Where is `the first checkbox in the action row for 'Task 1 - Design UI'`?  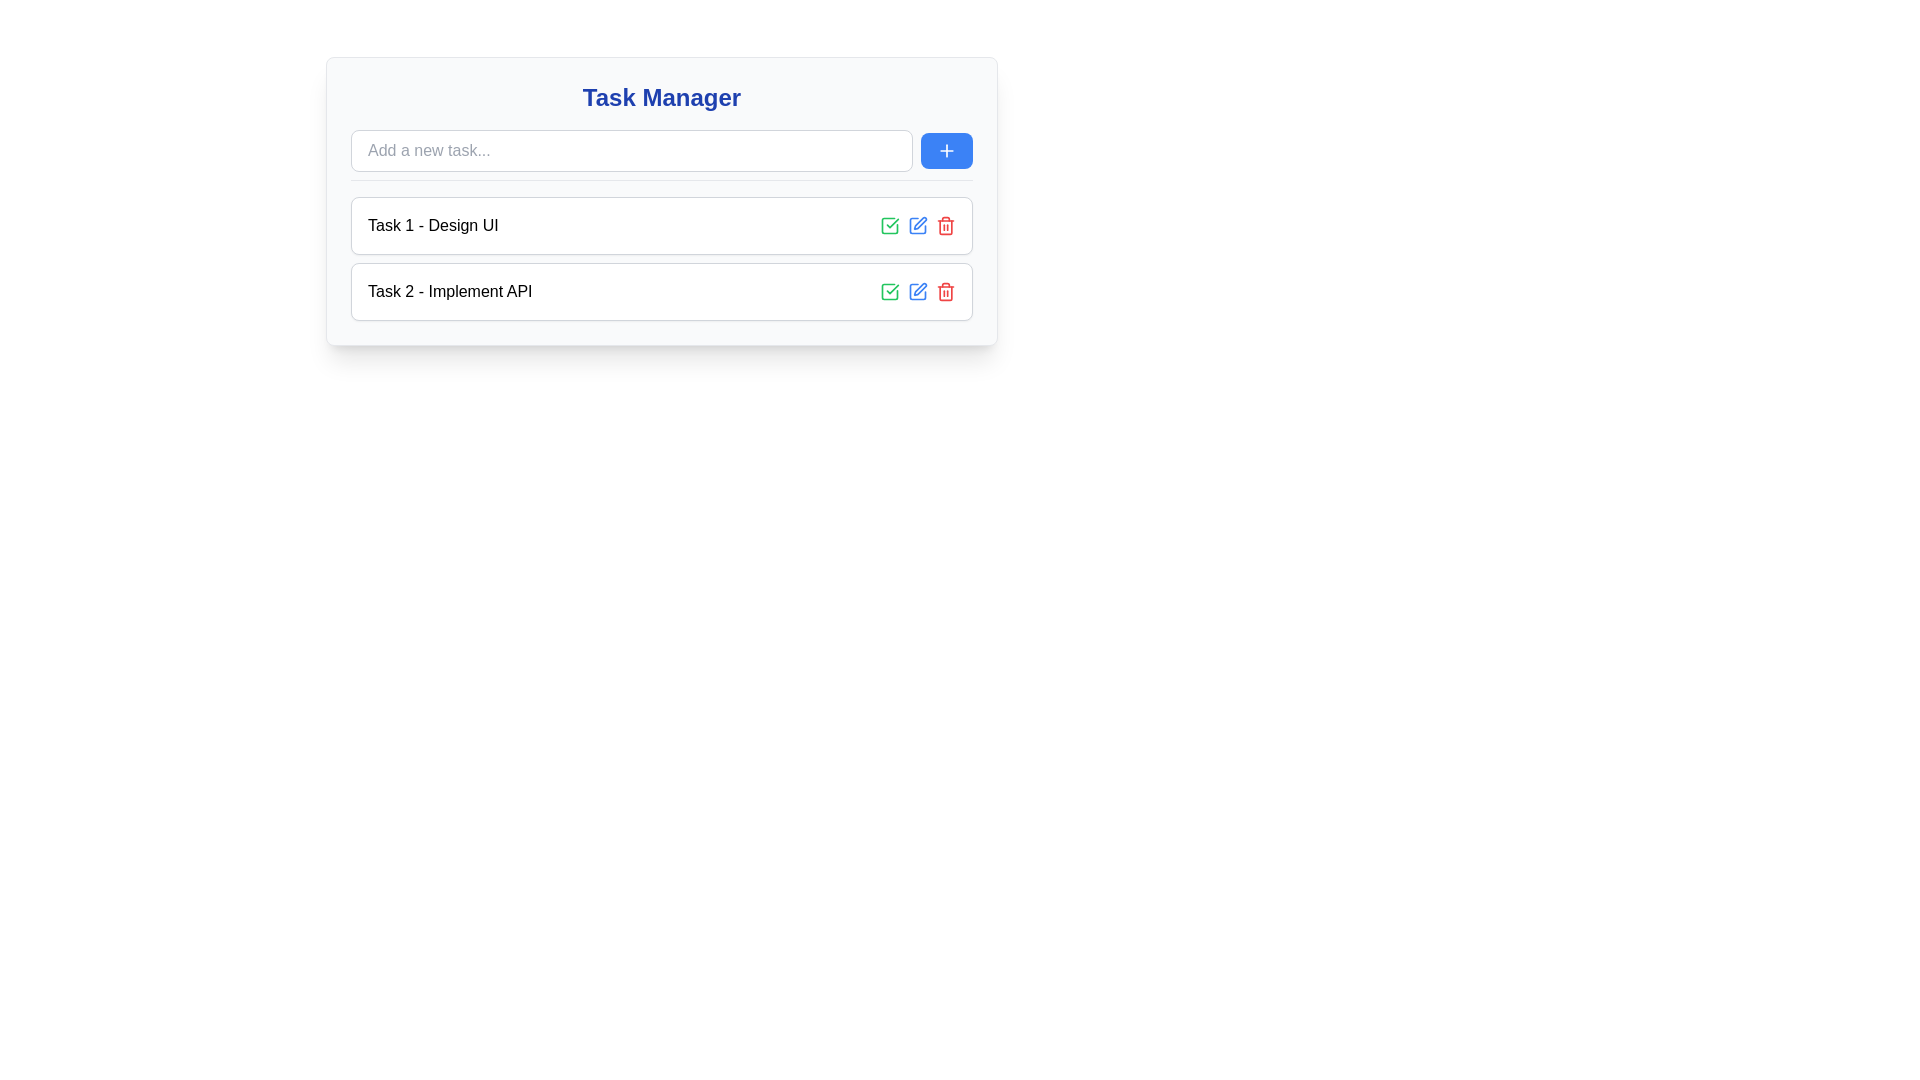
the first checkbox in the action row for 'Task 1 - Design UI' is located at coordinates (888, 225).